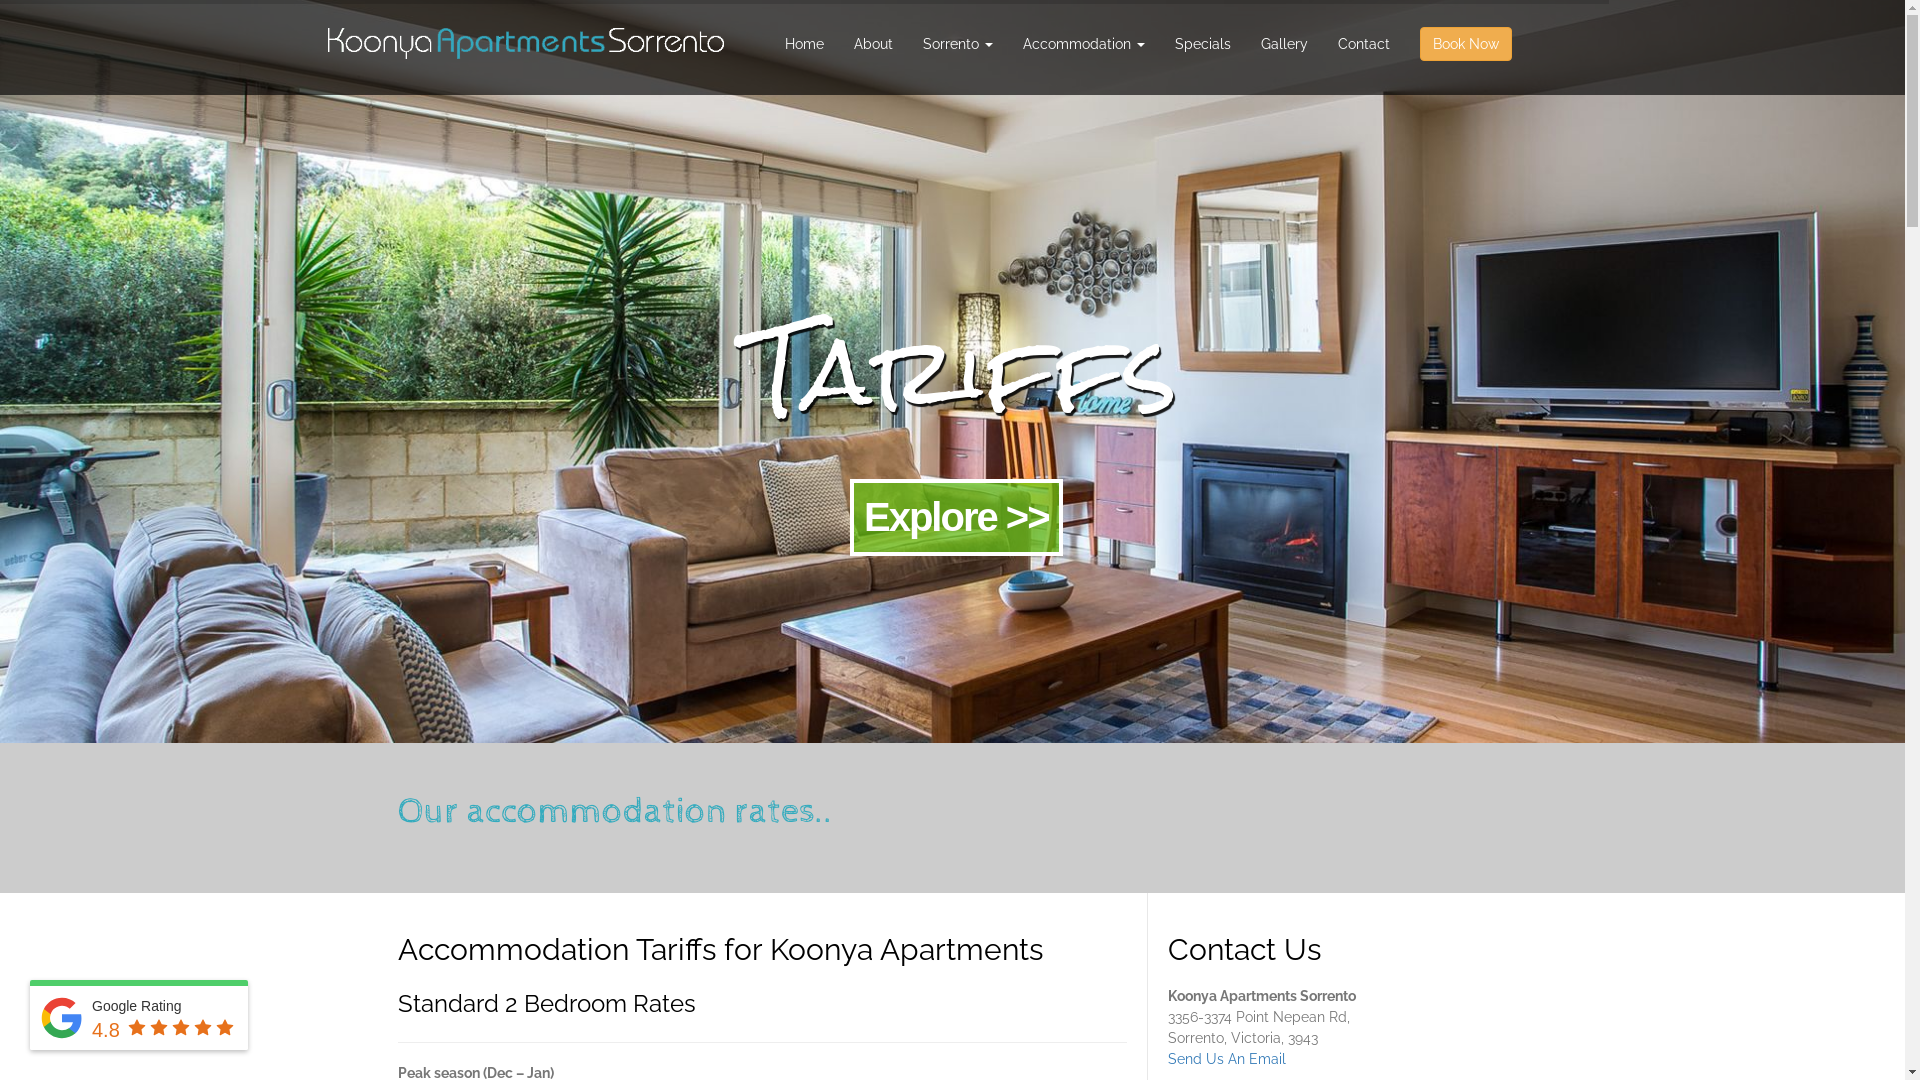 Image resolution: width=1920 pixels, height=1080 pixels. I want to click on 'Specials', so click(1202, 43).